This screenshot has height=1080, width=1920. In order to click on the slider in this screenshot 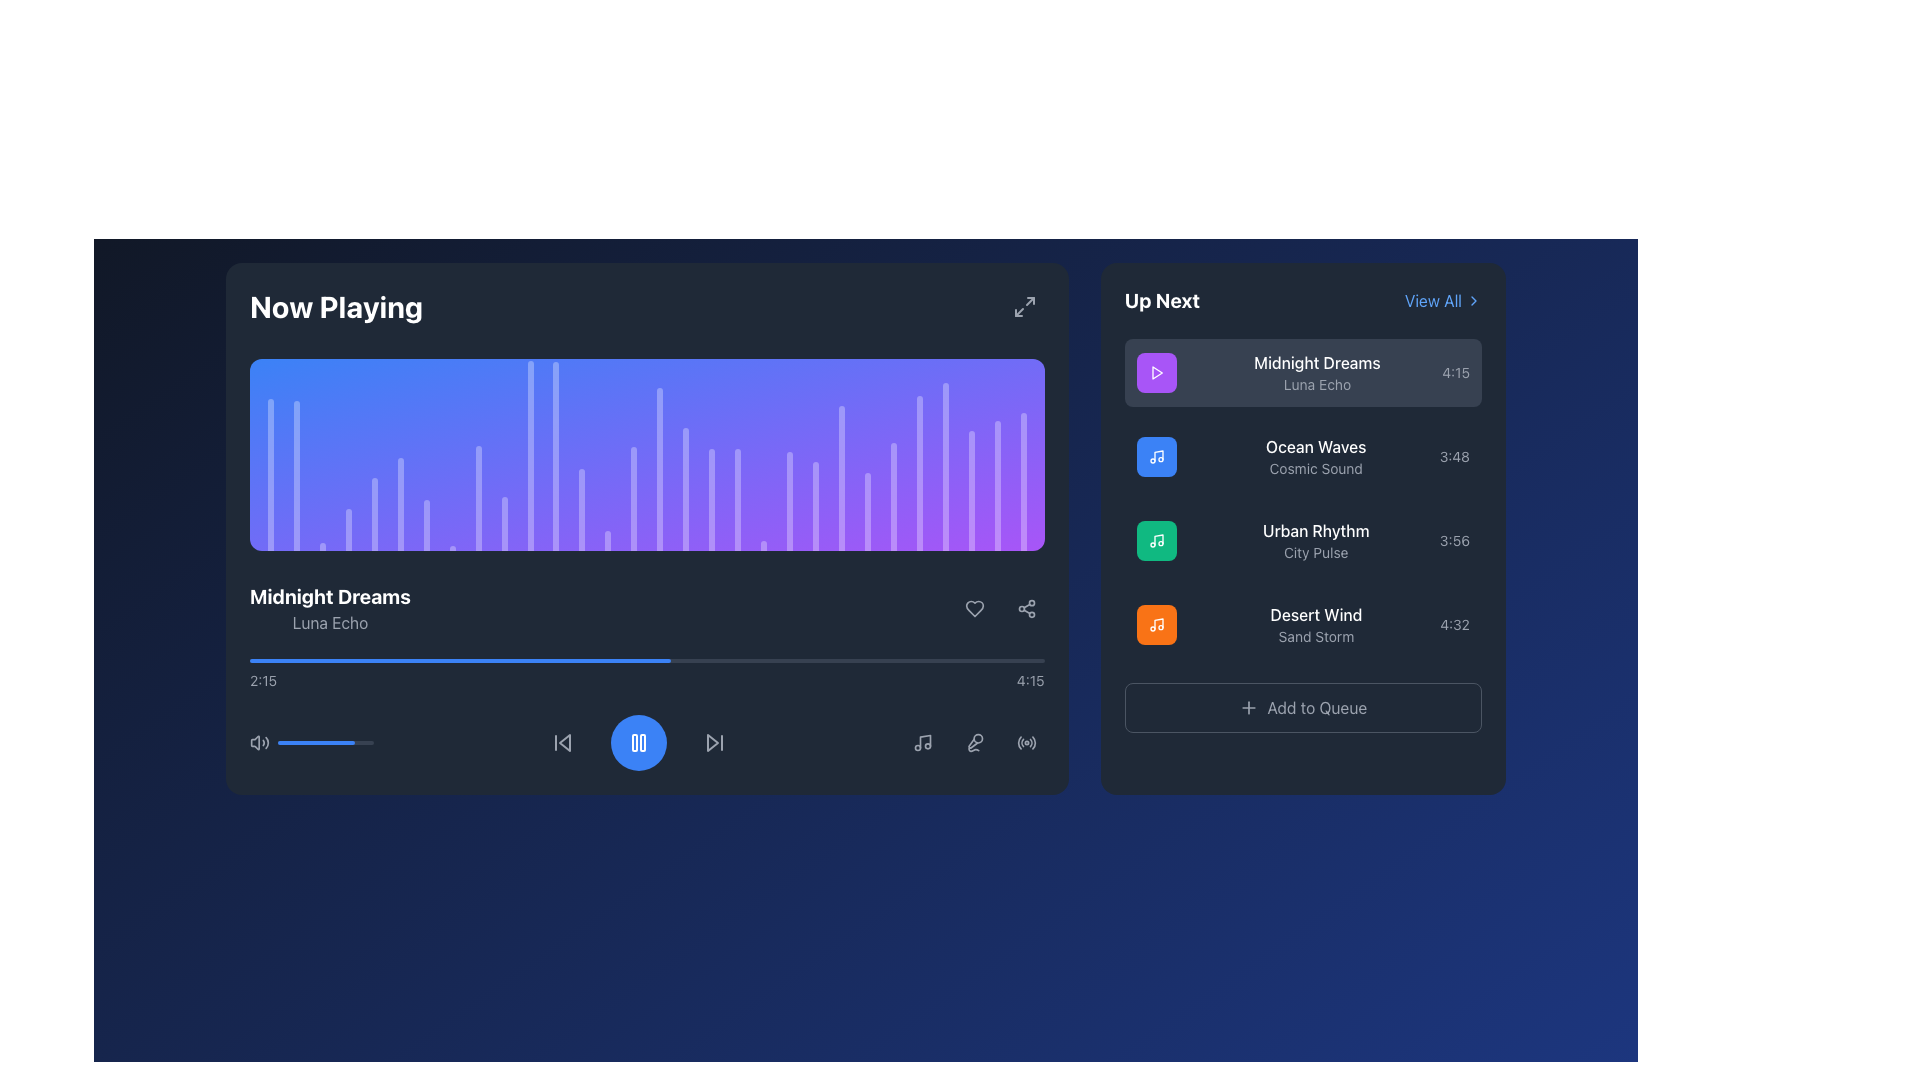, I will do `click(293, 743)`.